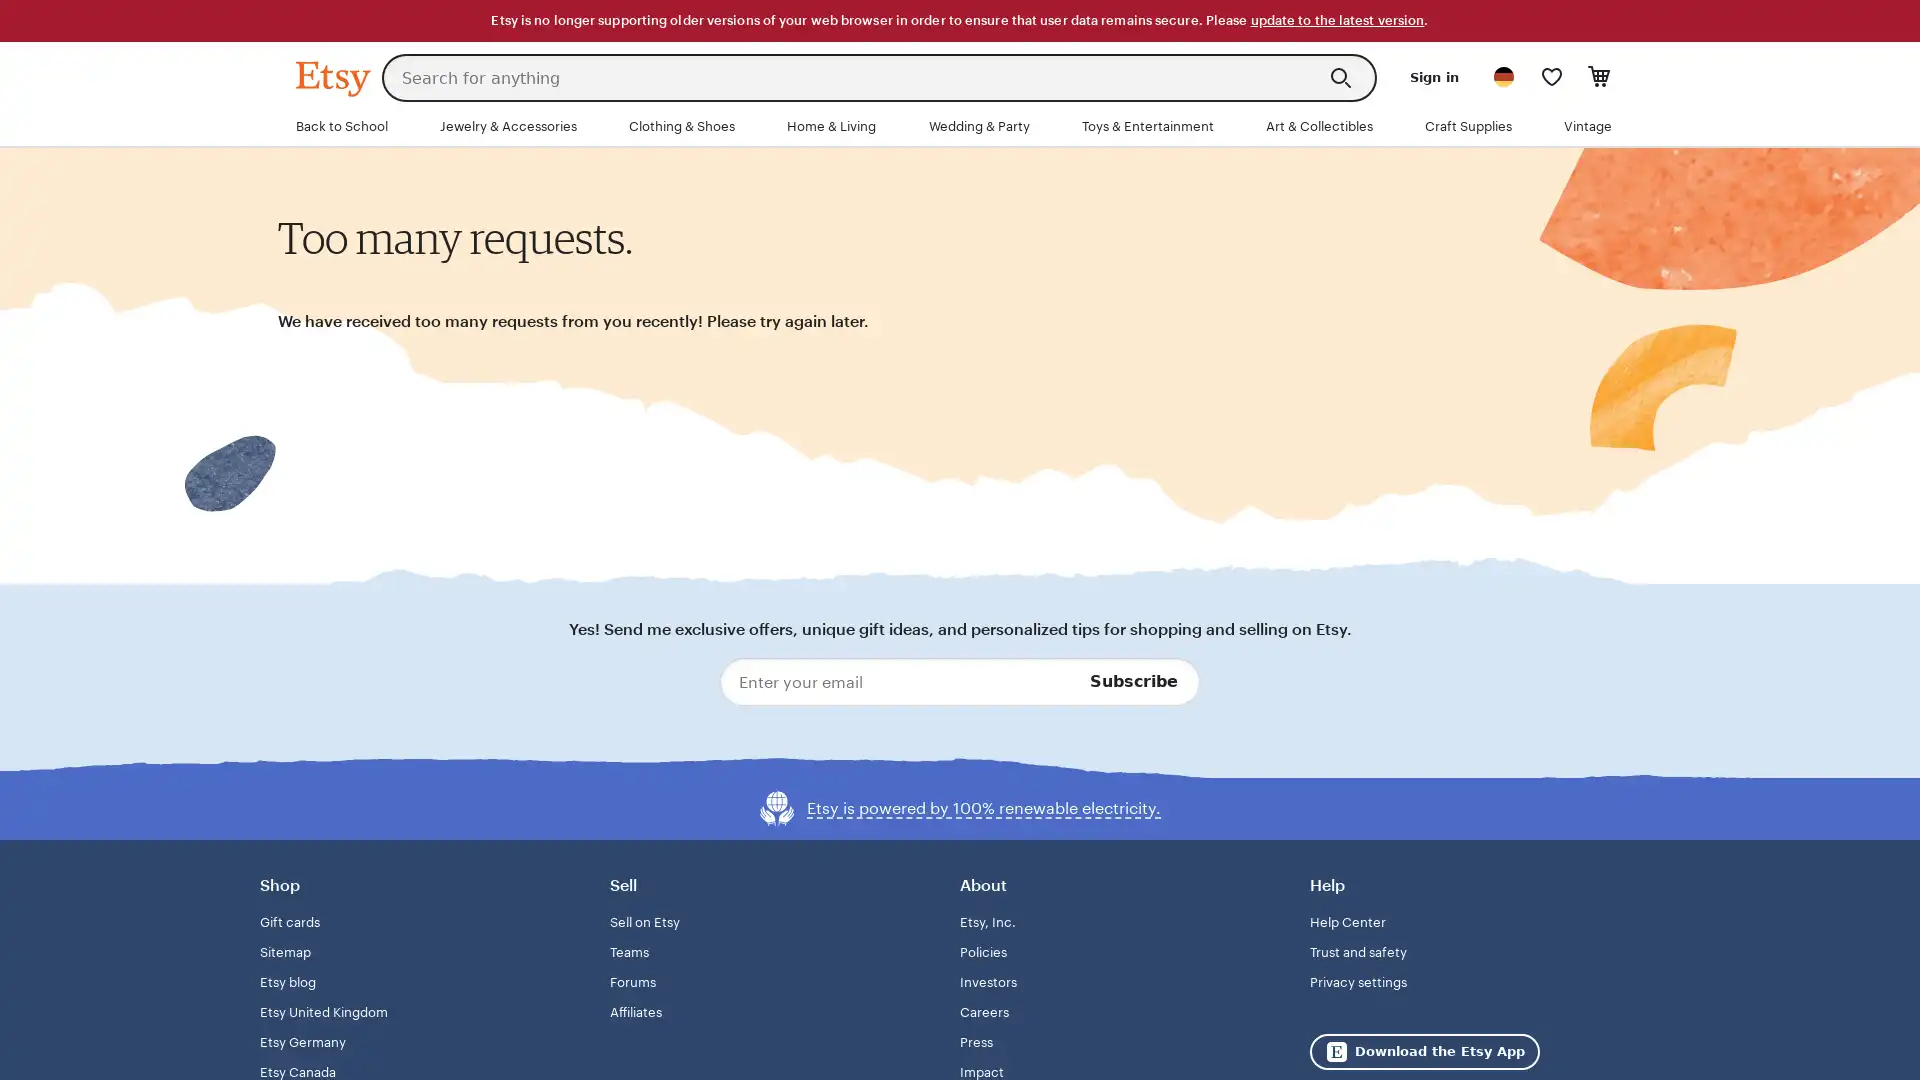 The width and height of the screenshot is (1920, 1080). I want to click on Subscribe, so click(1137, 681).